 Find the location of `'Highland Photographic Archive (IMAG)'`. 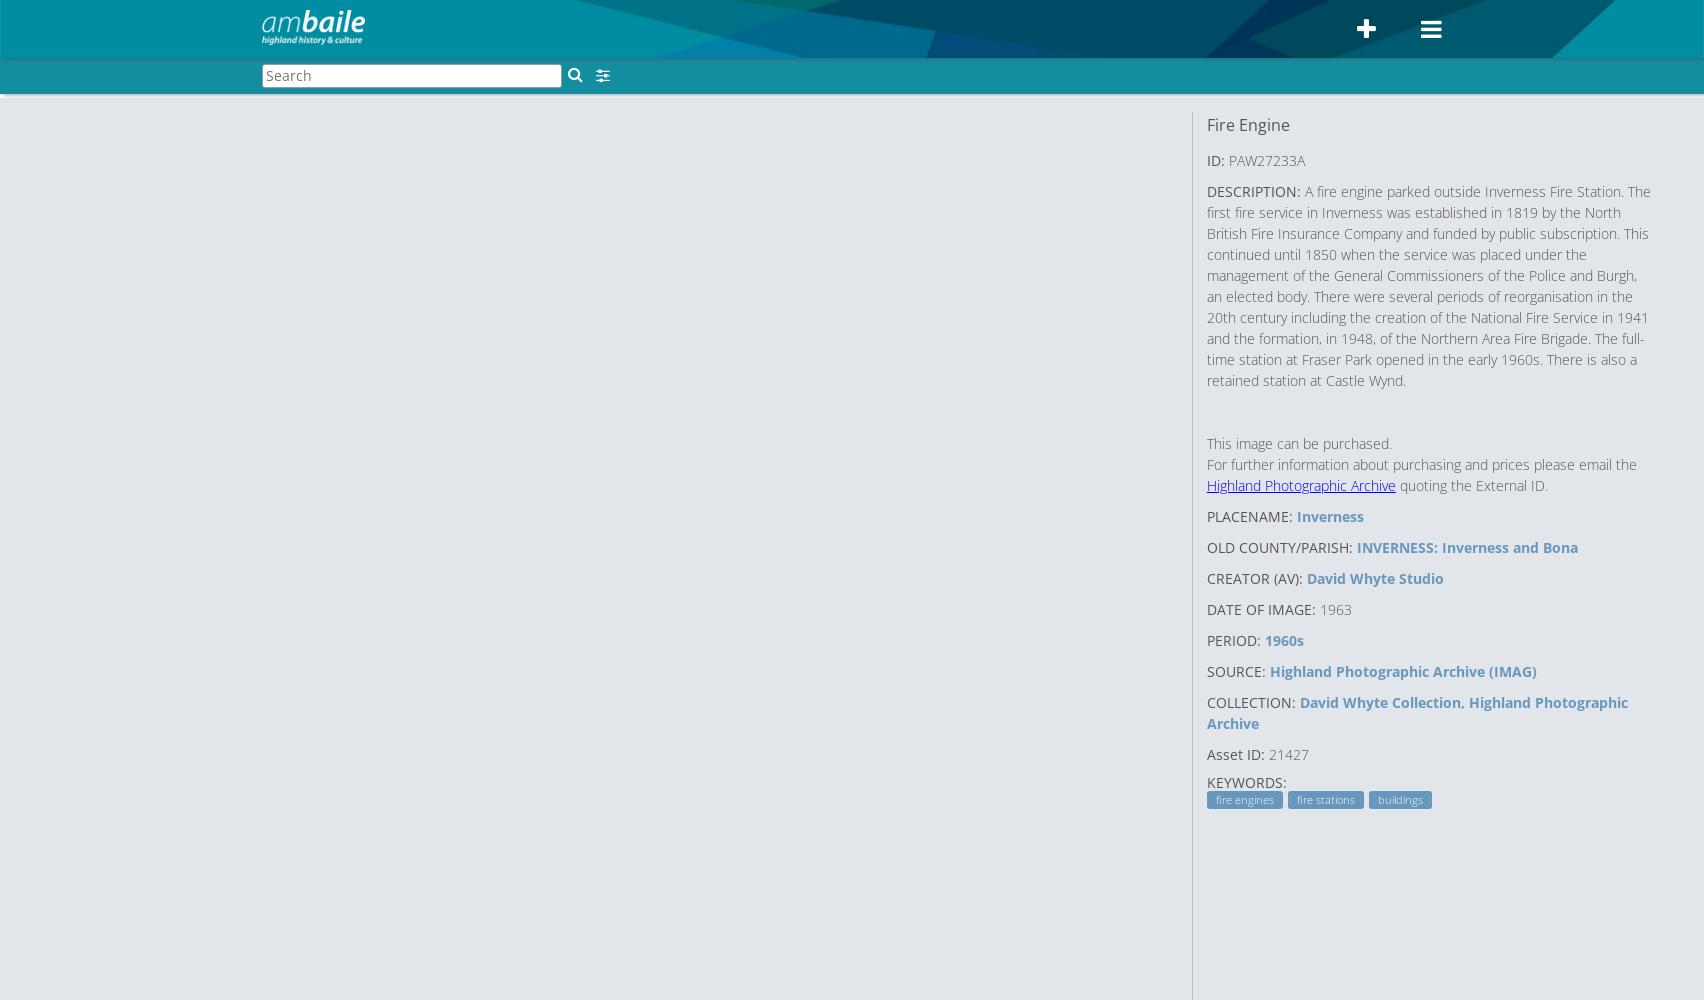

'Highland Photographic Archive (IMAG)' is located at coordinates (1402, 670).